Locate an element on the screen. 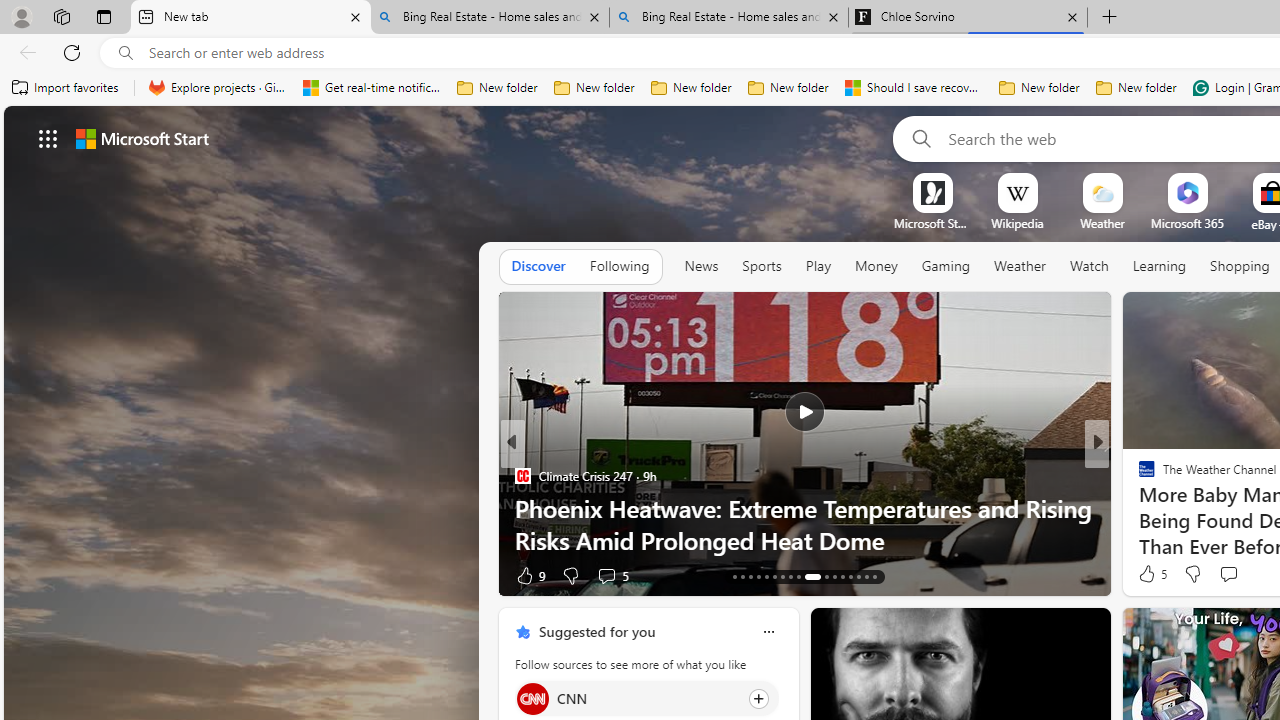  'Nordace.com' is located at coordinates (1166, 506).